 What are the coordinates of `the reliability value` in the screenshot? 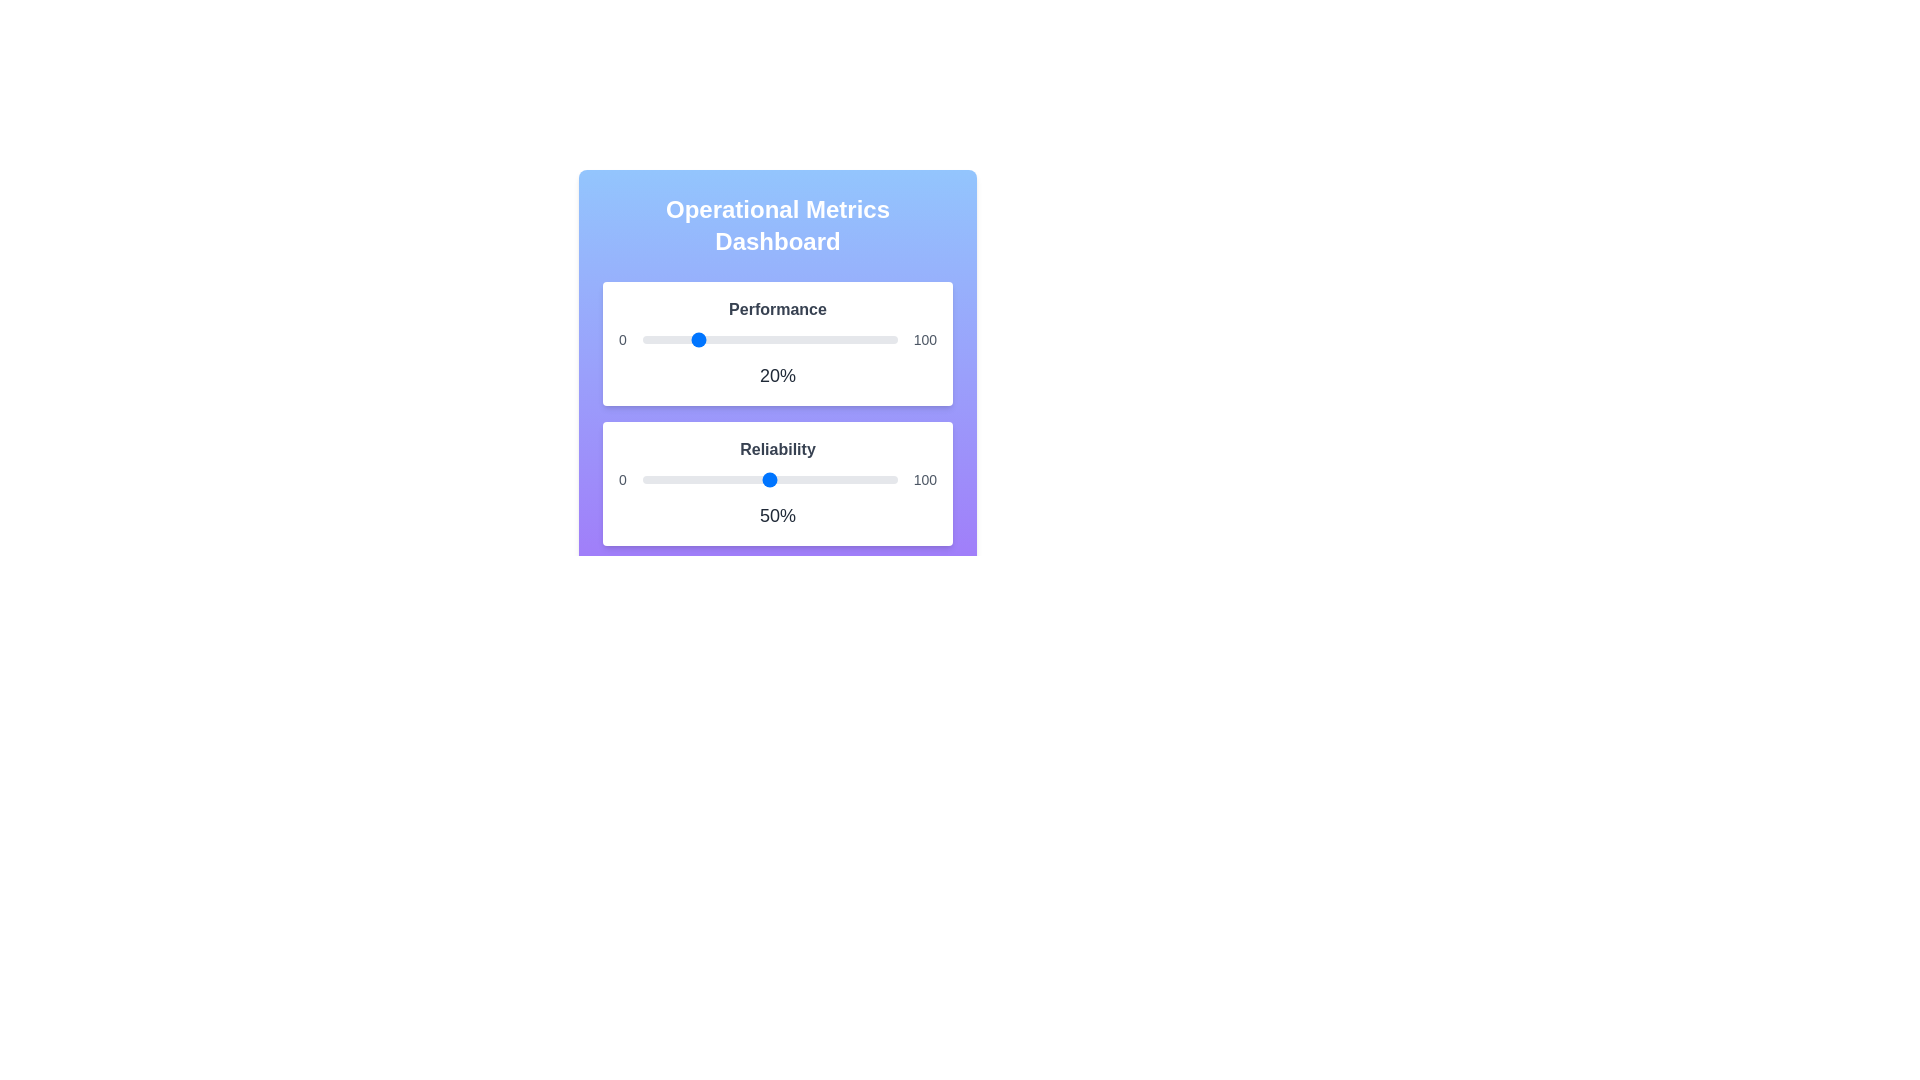 It's located at (874, 479).